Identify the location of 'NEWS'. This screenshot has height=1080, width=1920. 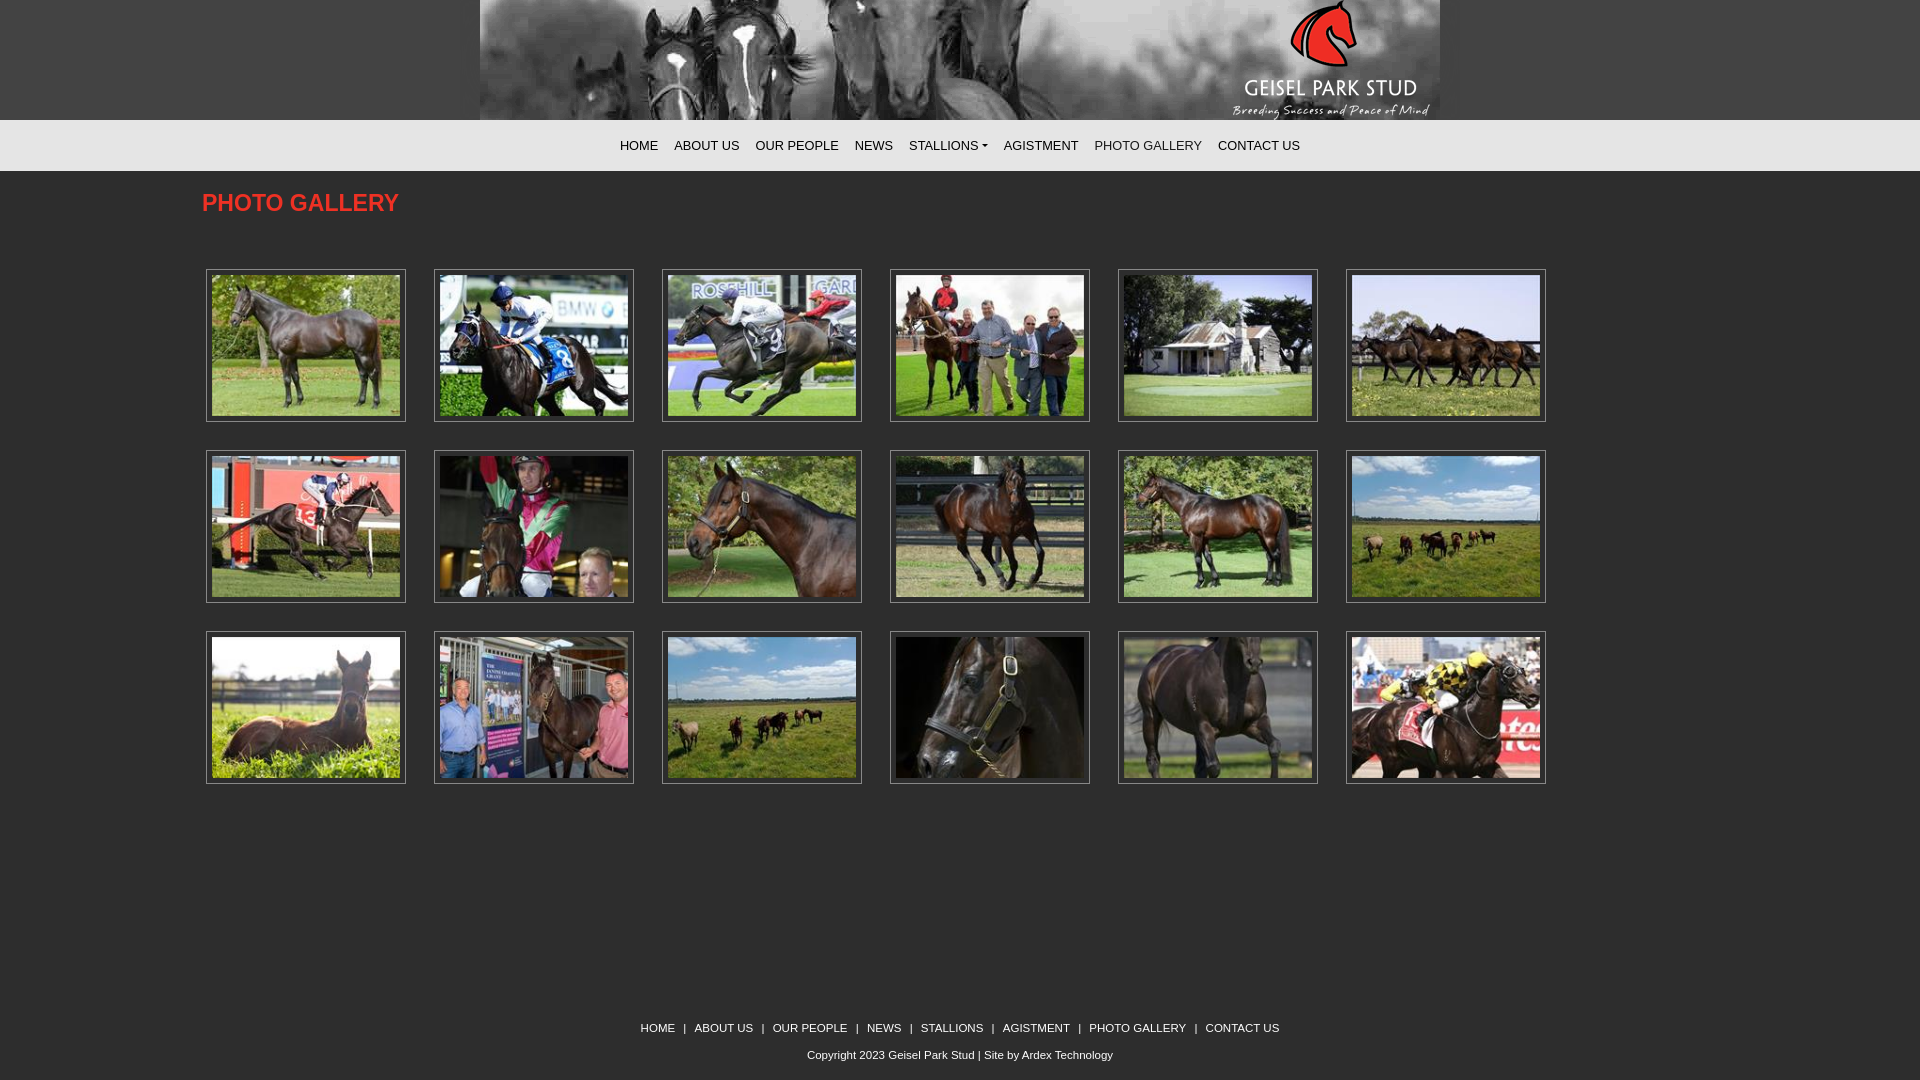
(873, 144).